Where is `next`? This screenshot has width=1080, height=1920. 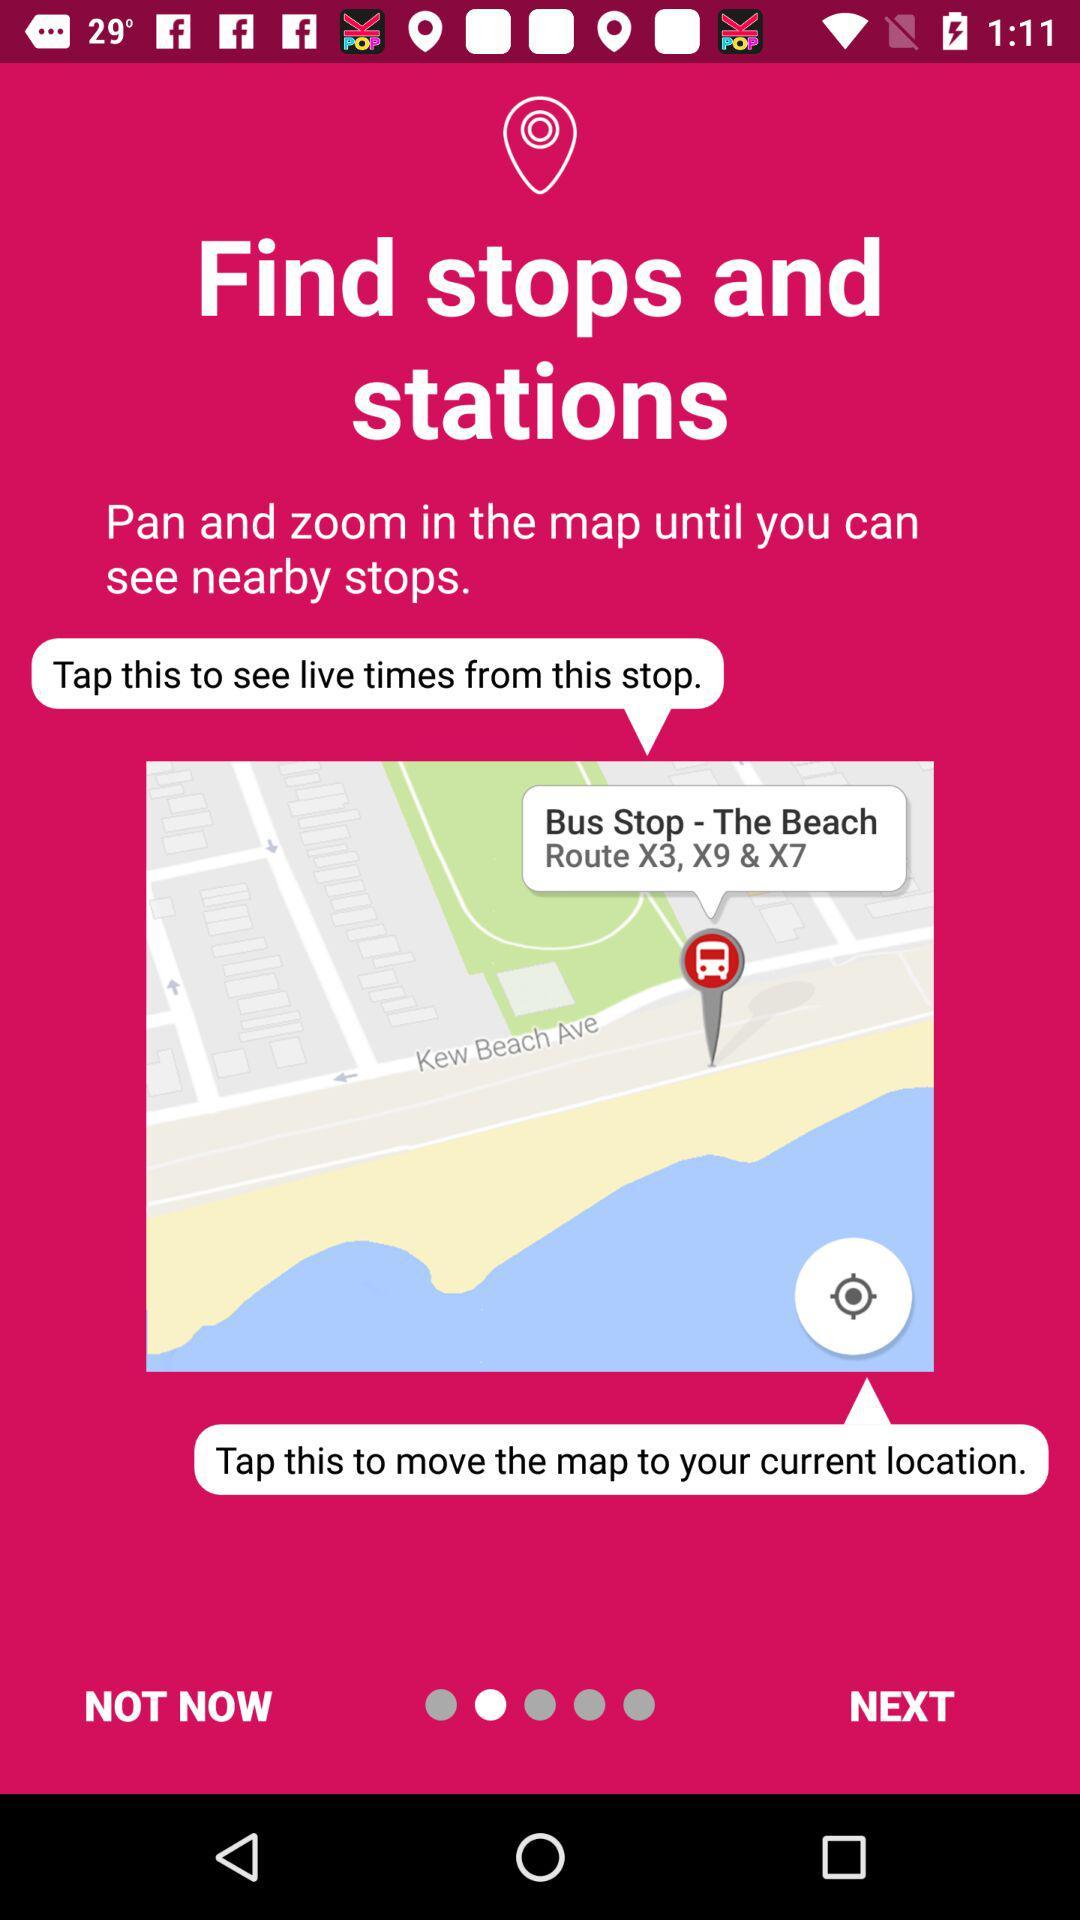 next is located at coordinates (901, 1703).